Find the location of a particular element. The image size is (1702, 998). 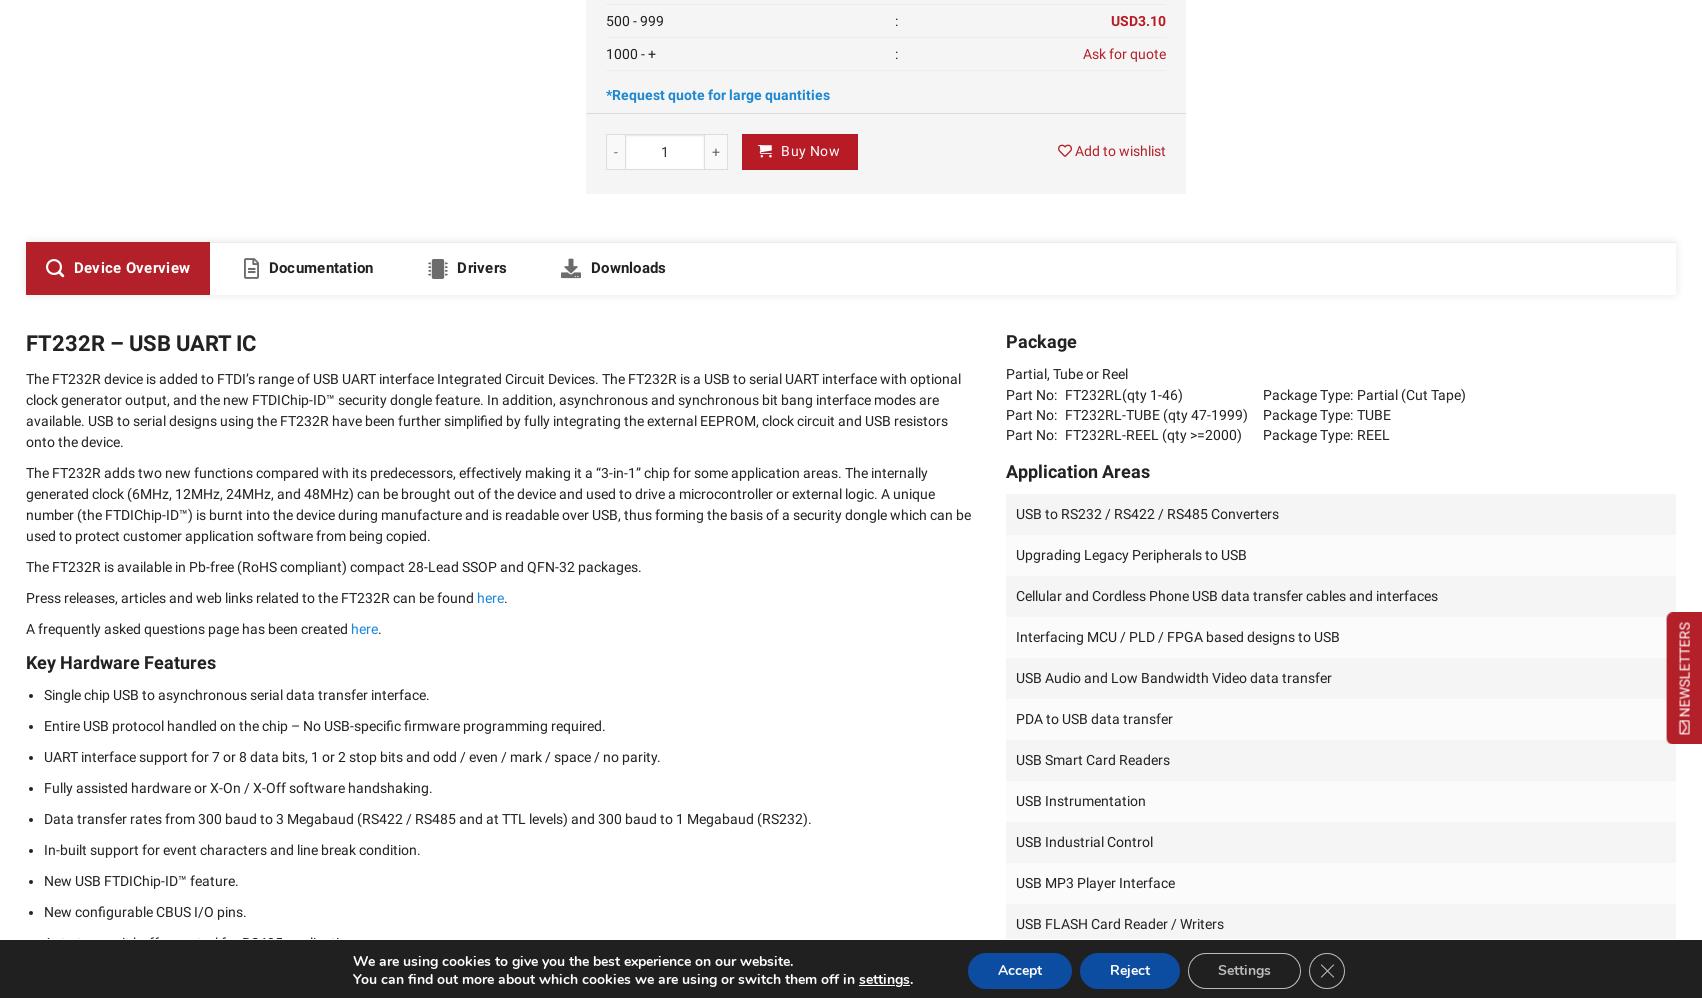

'New configurable CBUS I/O pins.' is located at coordinates (144, 911).